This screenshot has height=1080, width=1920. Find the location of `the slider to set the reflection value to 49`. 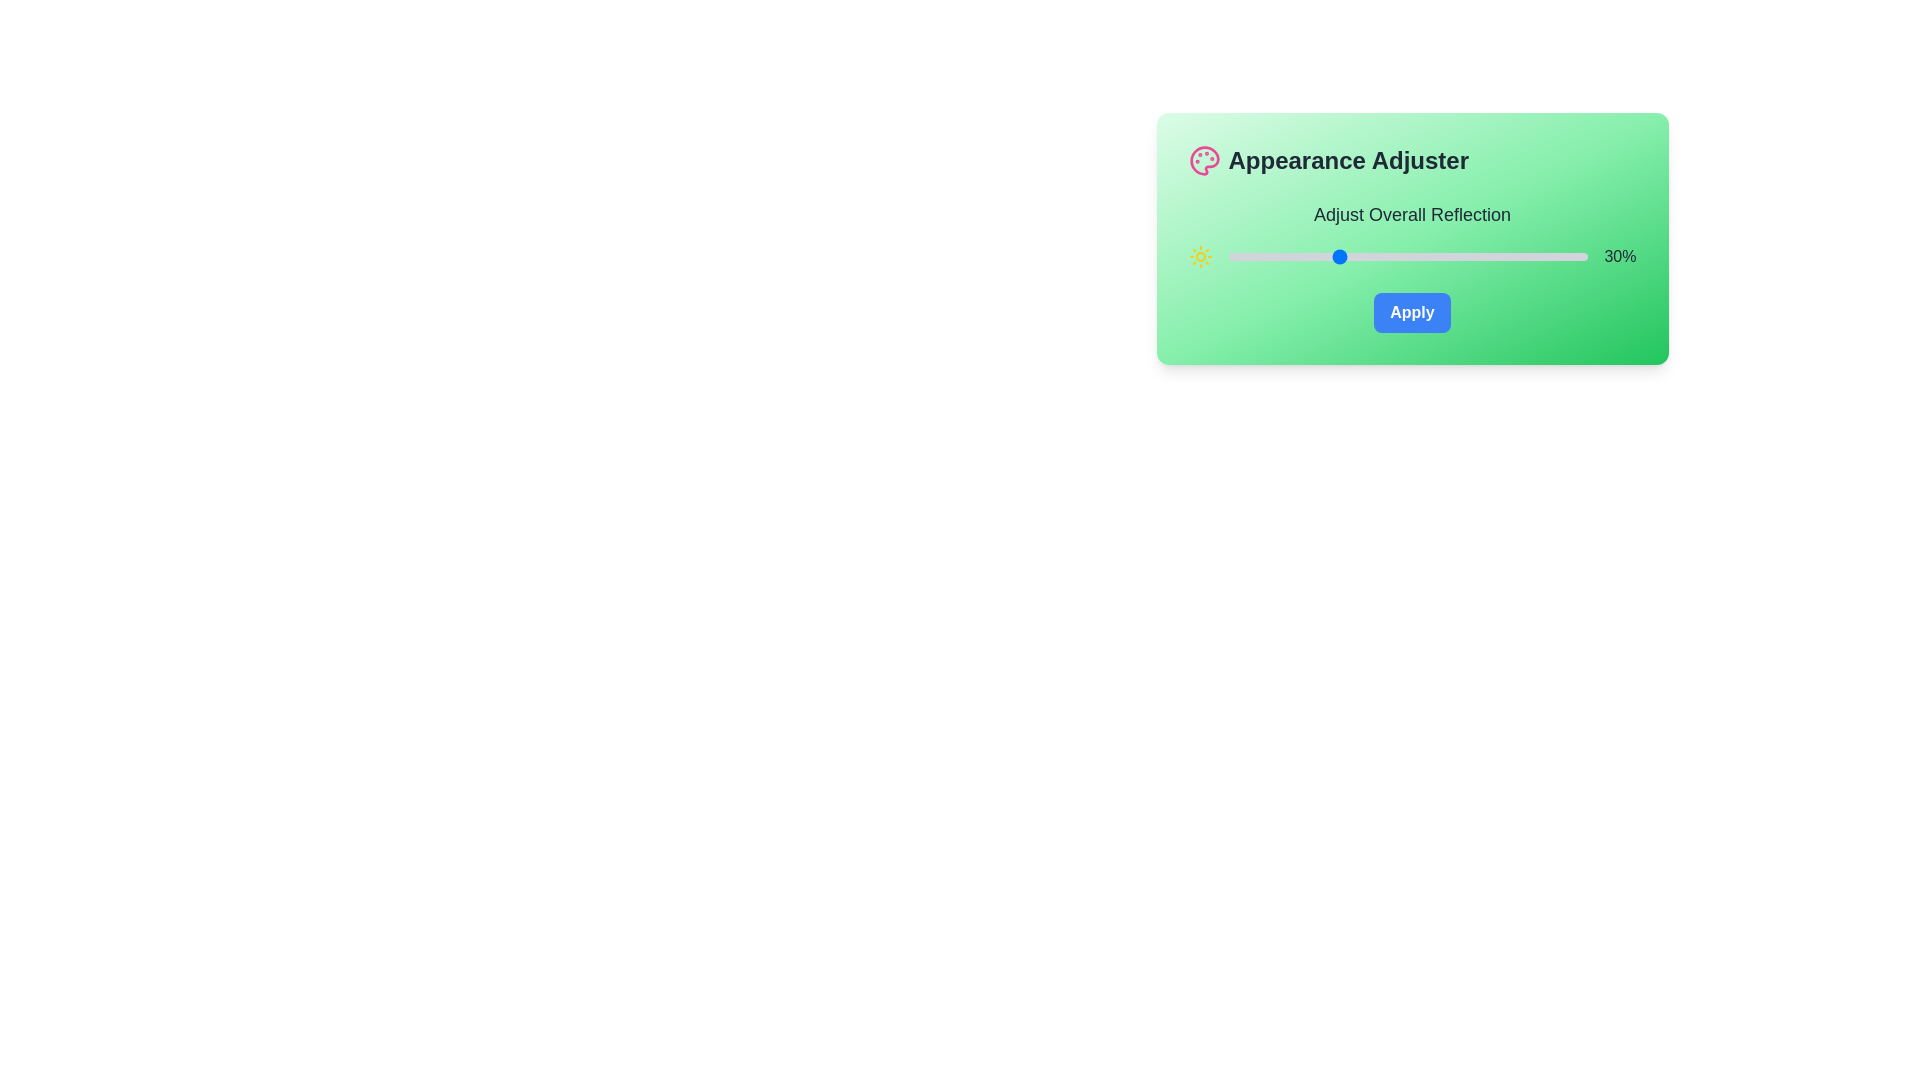

the slider to set the reflection value to 49 is located at coordinates (1403, 256).